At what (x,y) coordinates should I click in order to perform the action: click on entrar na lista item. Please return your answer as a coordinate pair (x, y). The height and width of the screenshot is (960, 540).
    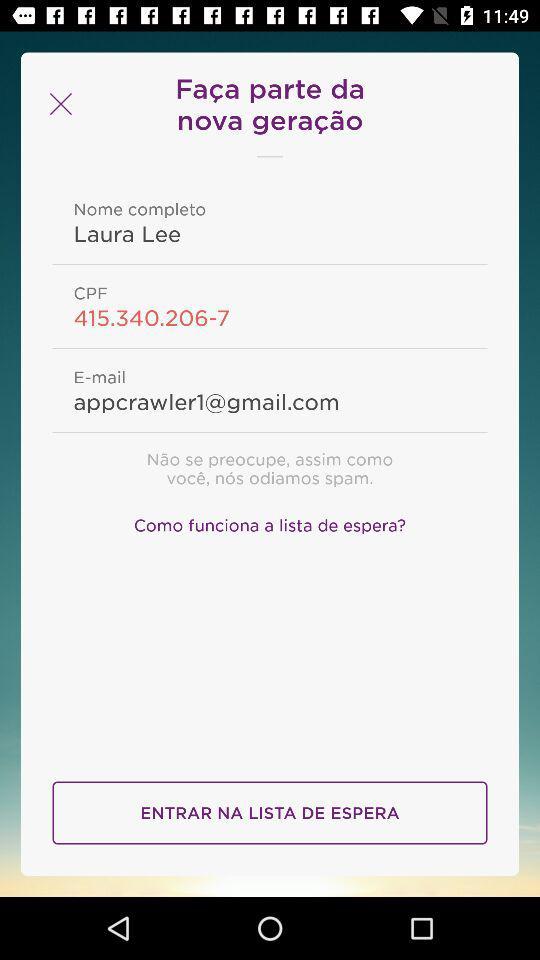
    Looking at the image, I should click on (270, 813).